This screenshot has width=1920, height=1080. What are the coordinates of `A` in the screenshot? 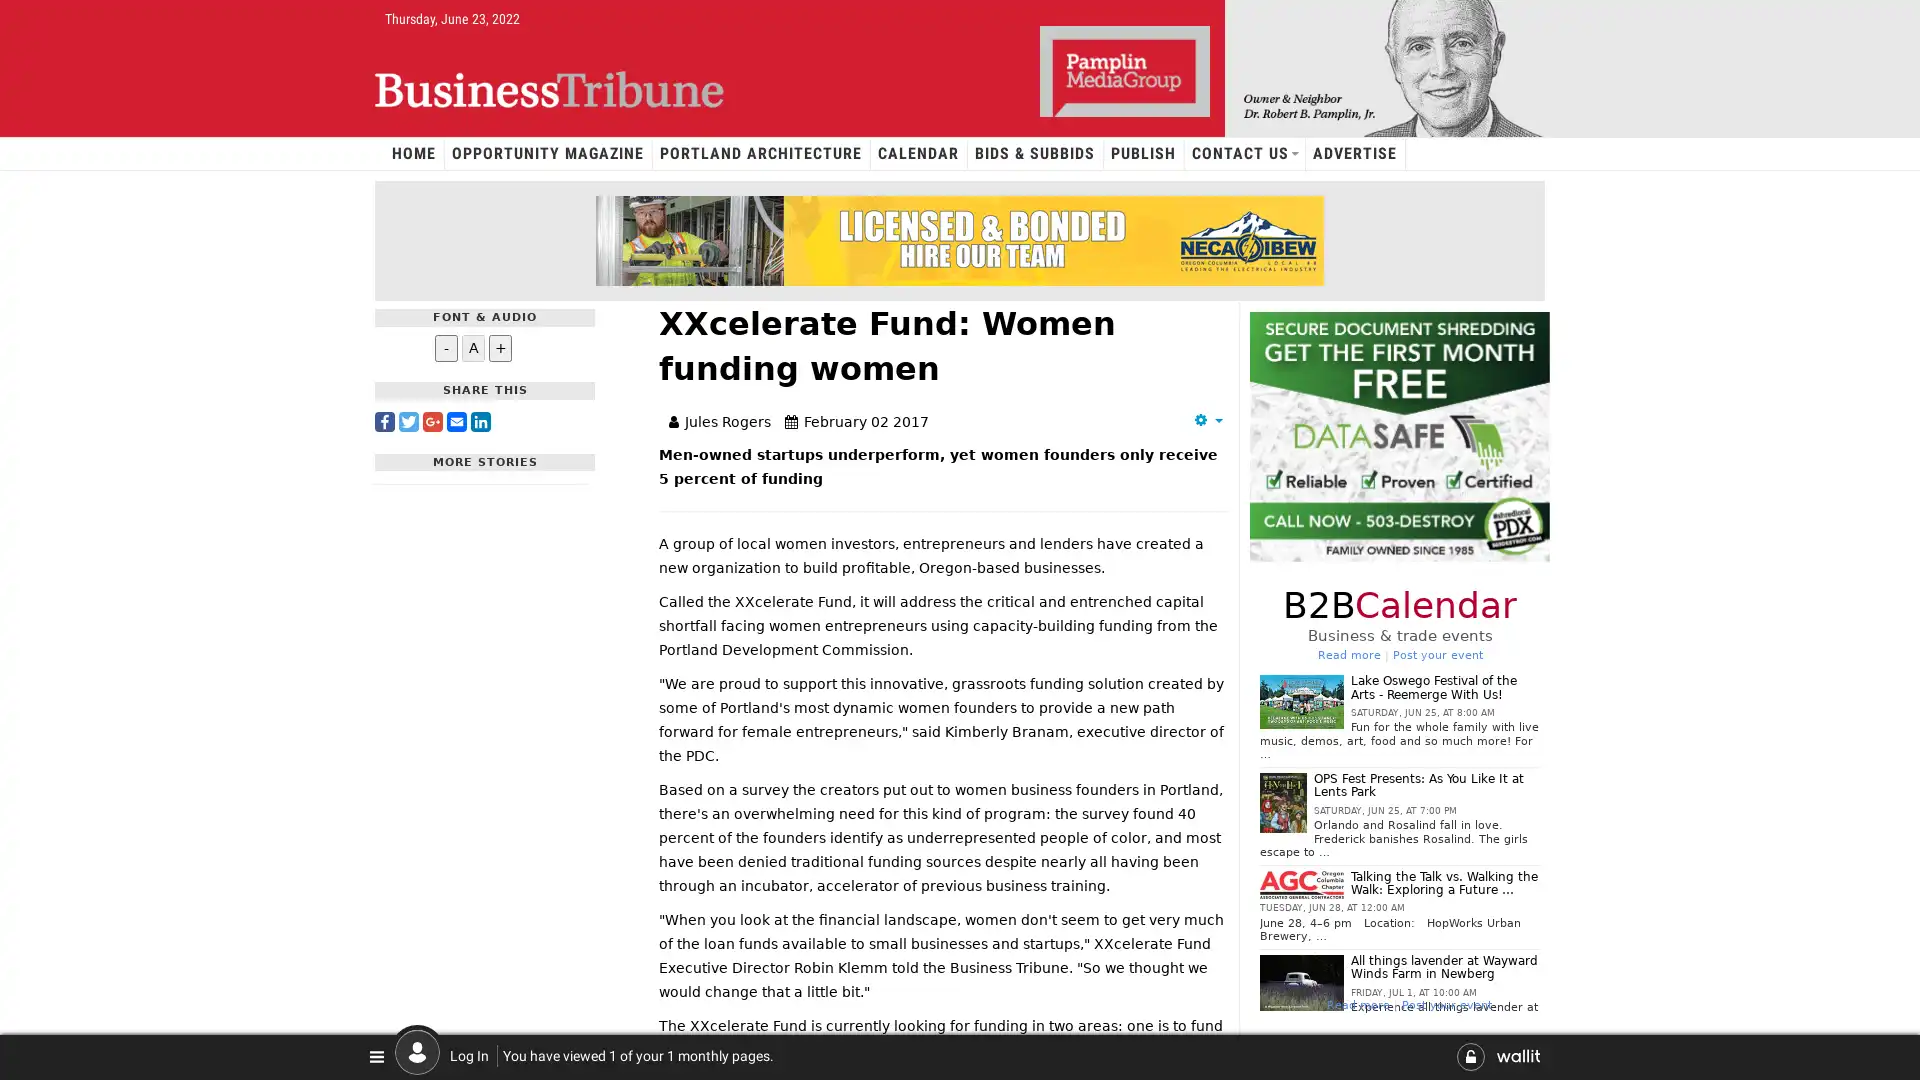 It's located at (472, 346).